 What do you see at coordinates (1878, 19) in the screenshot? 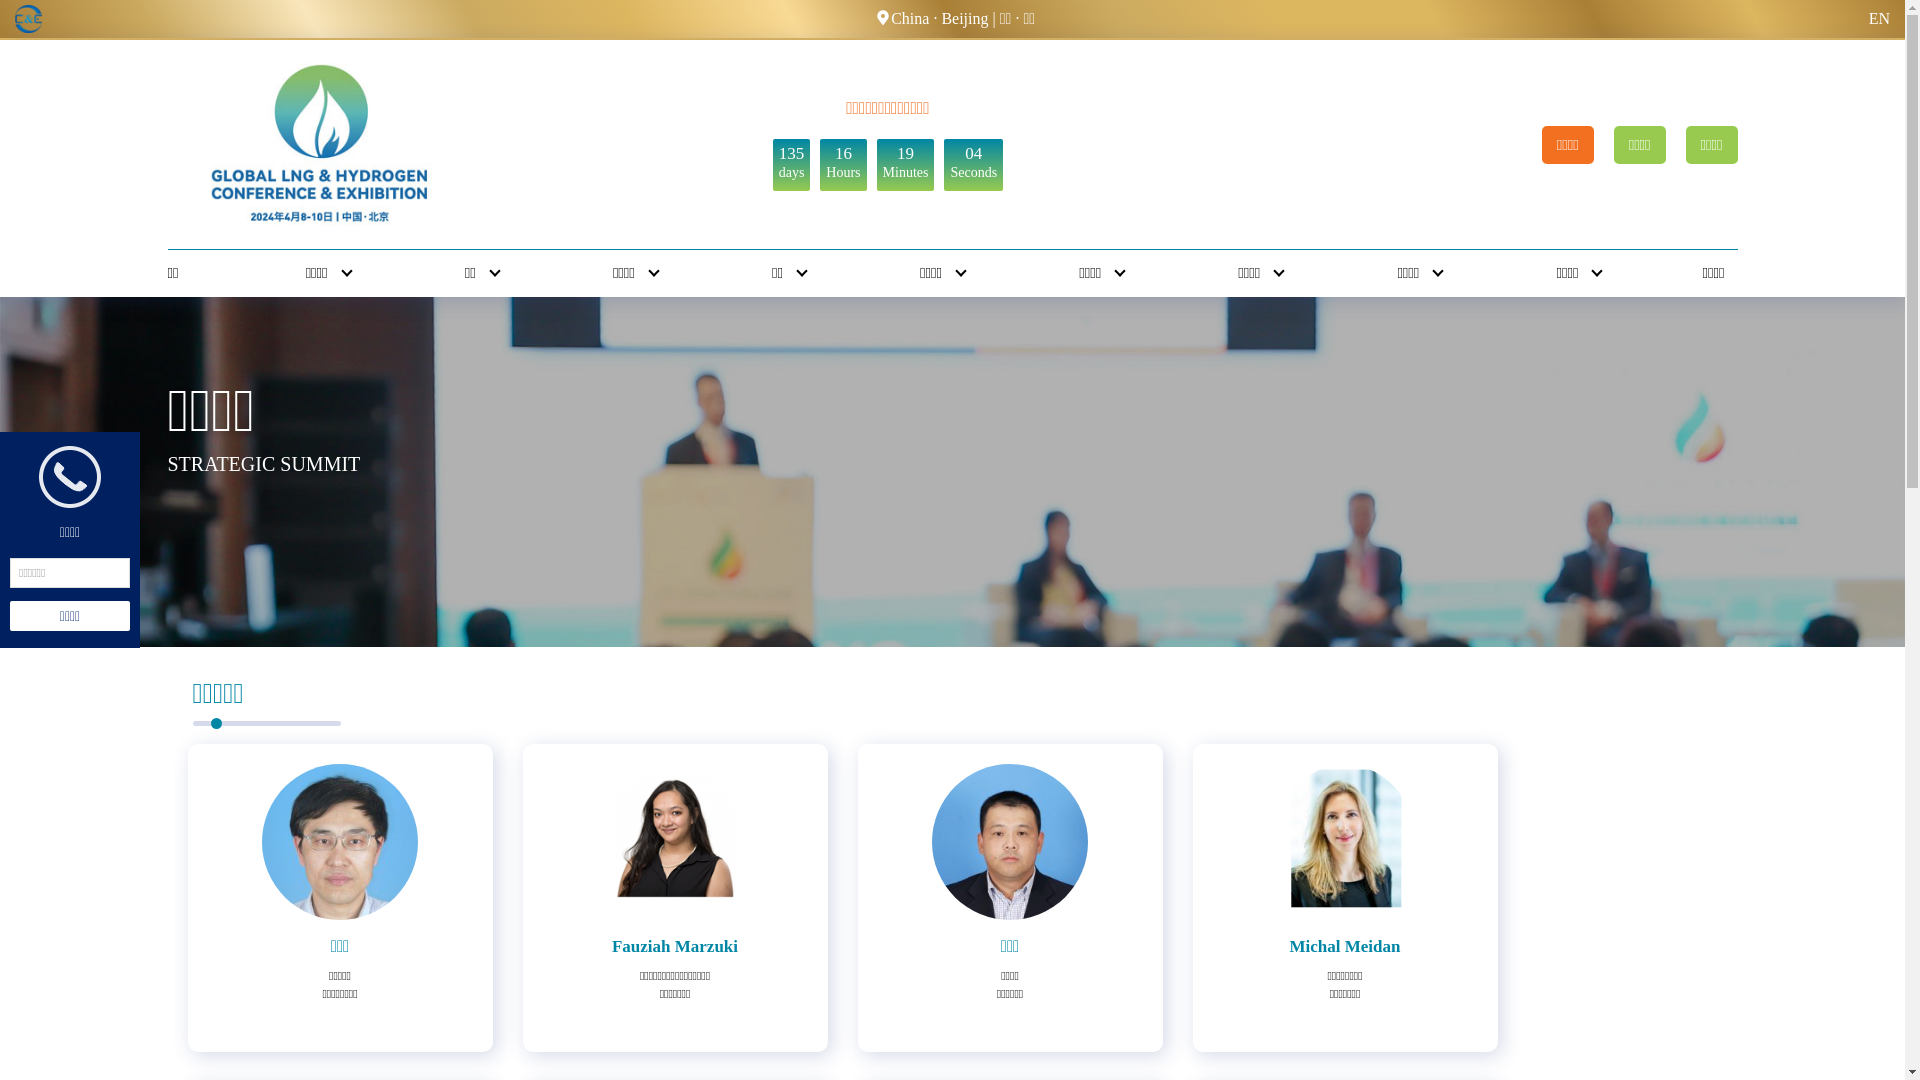
I see `'EN'` at bounding box center [1878, 19].